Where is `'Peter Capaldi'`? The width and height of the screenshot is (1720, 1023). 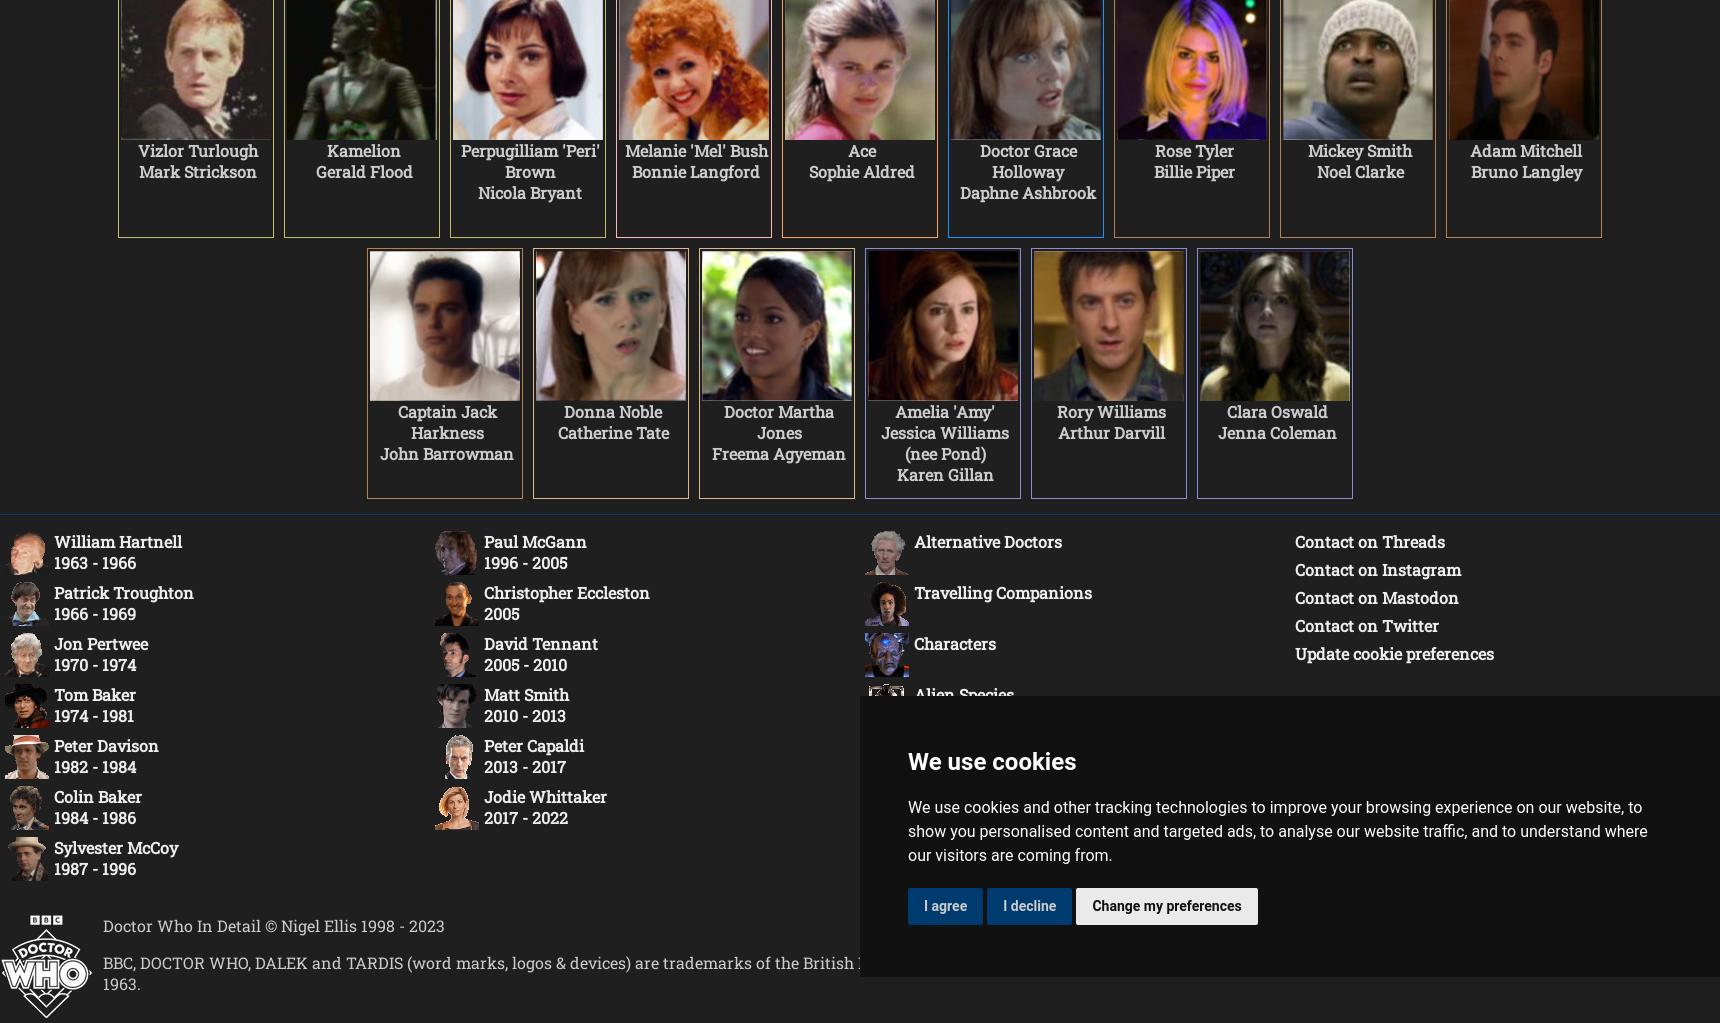
'Peter Capaldi' is located at coordinates (534, 745).